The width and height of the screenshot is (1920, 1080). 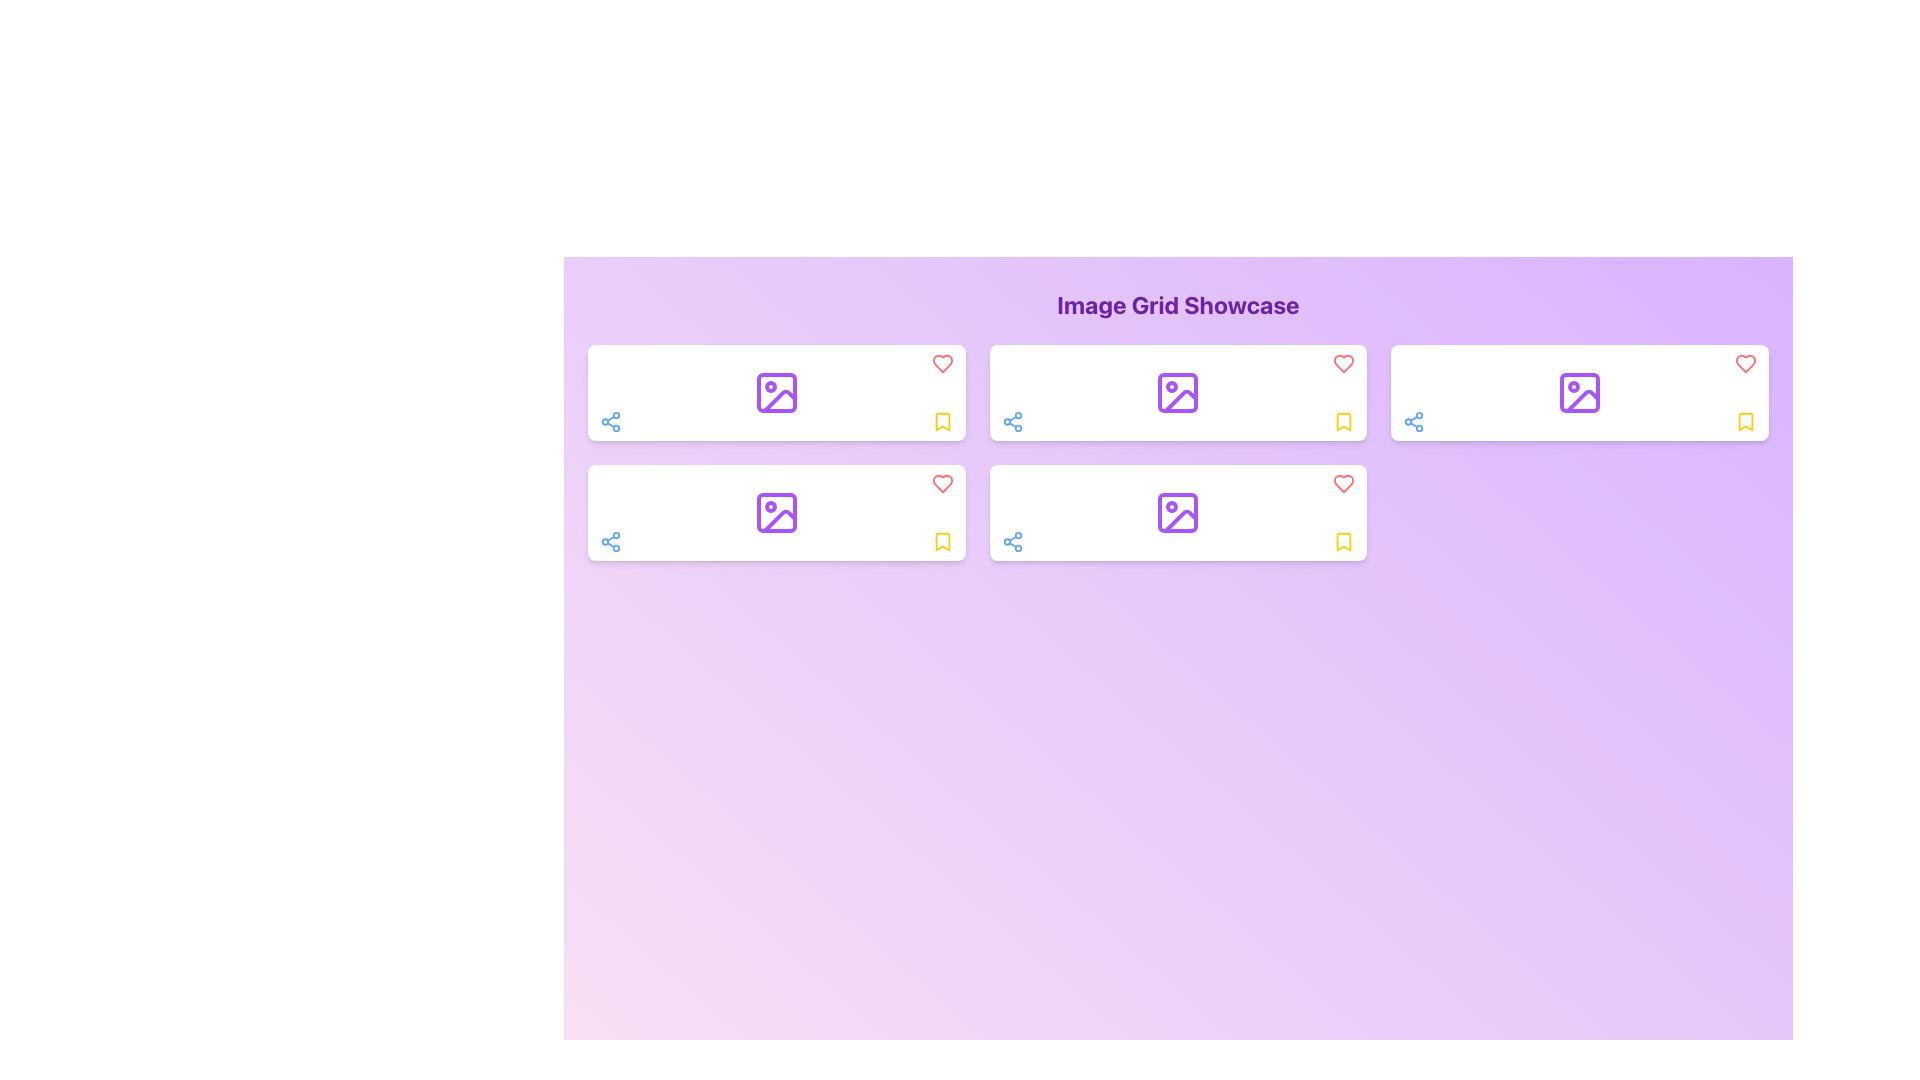 What do you see at coordinates (1413, 420) in the screenshot?
I see `the share button located at the bottom-left of the fourth card in the top row of the grid, adjacent to a purple image icon, to share the content` at bounding box center [1413, 420].